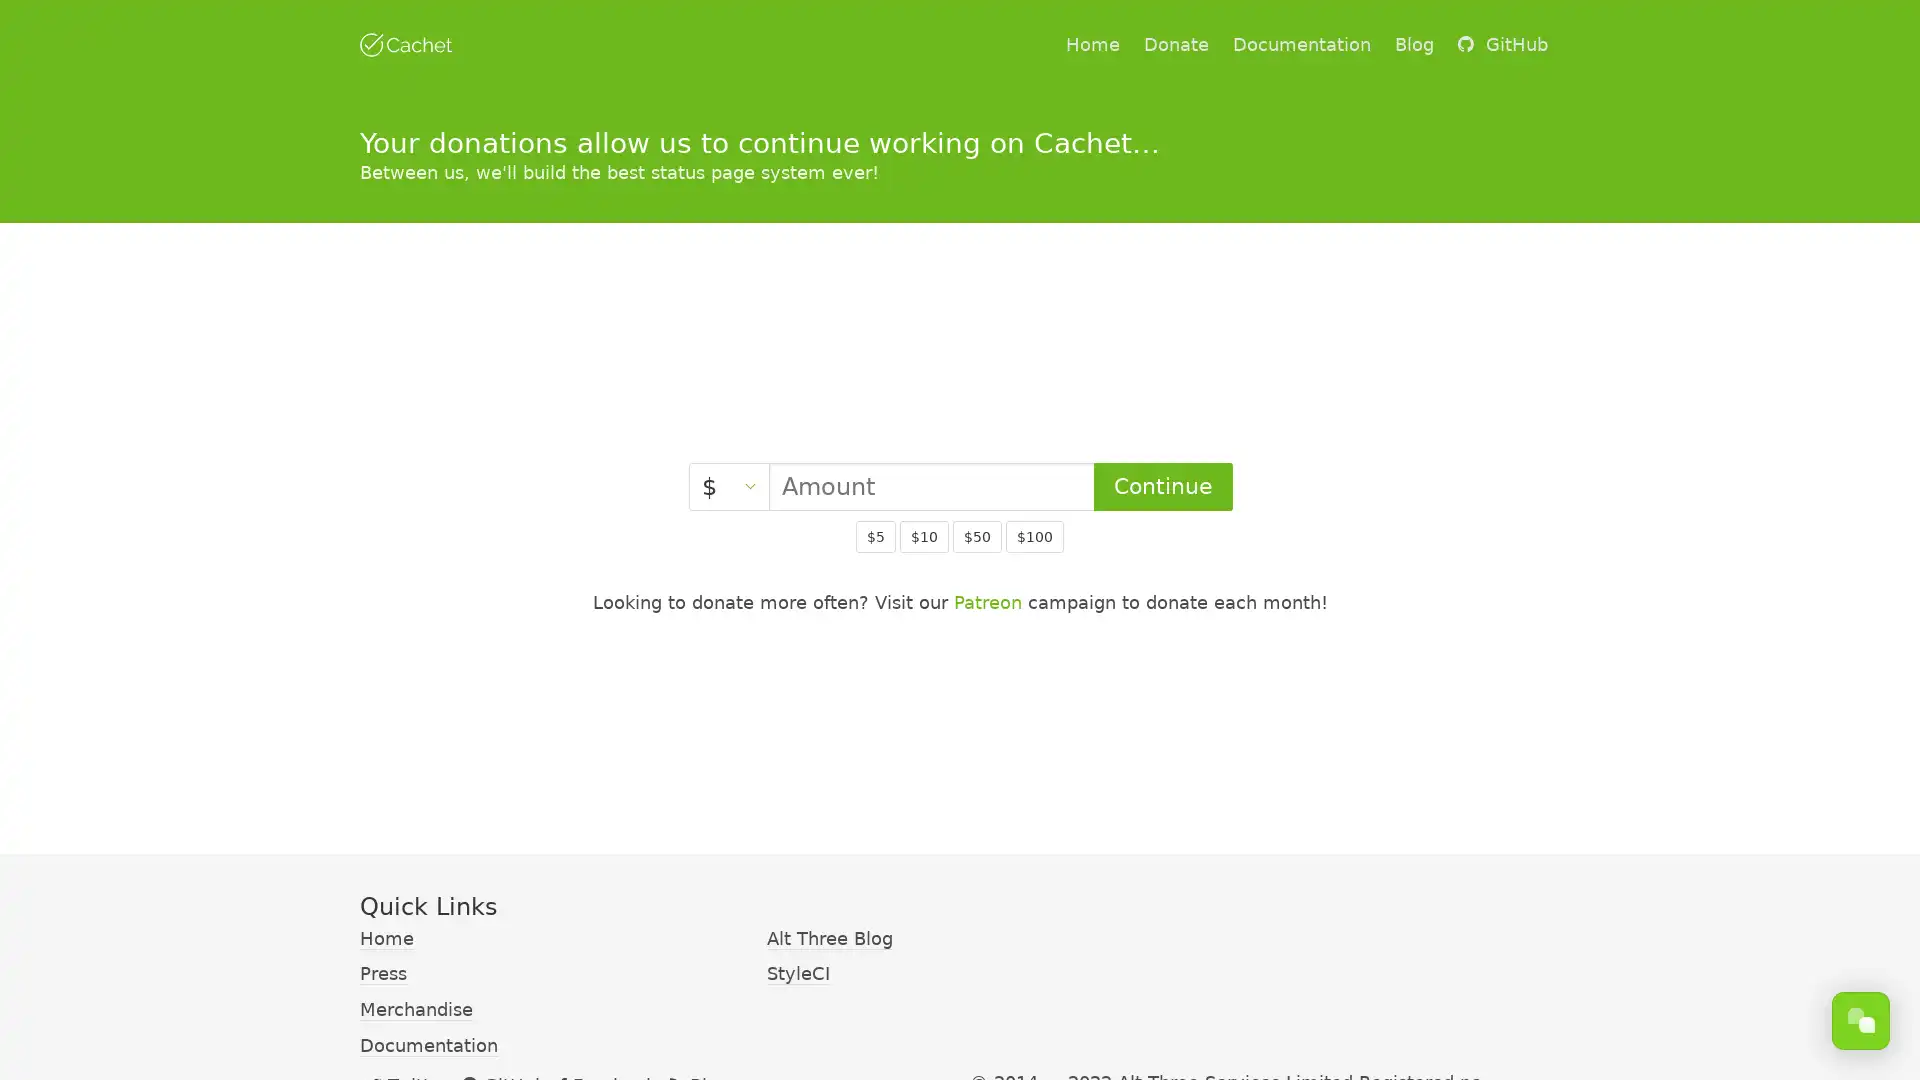 The width and height of the screenshot is (1920, 1080). Describe the element at coordinates (1162, 486) in the screenshot. I see `Continue` at that location.